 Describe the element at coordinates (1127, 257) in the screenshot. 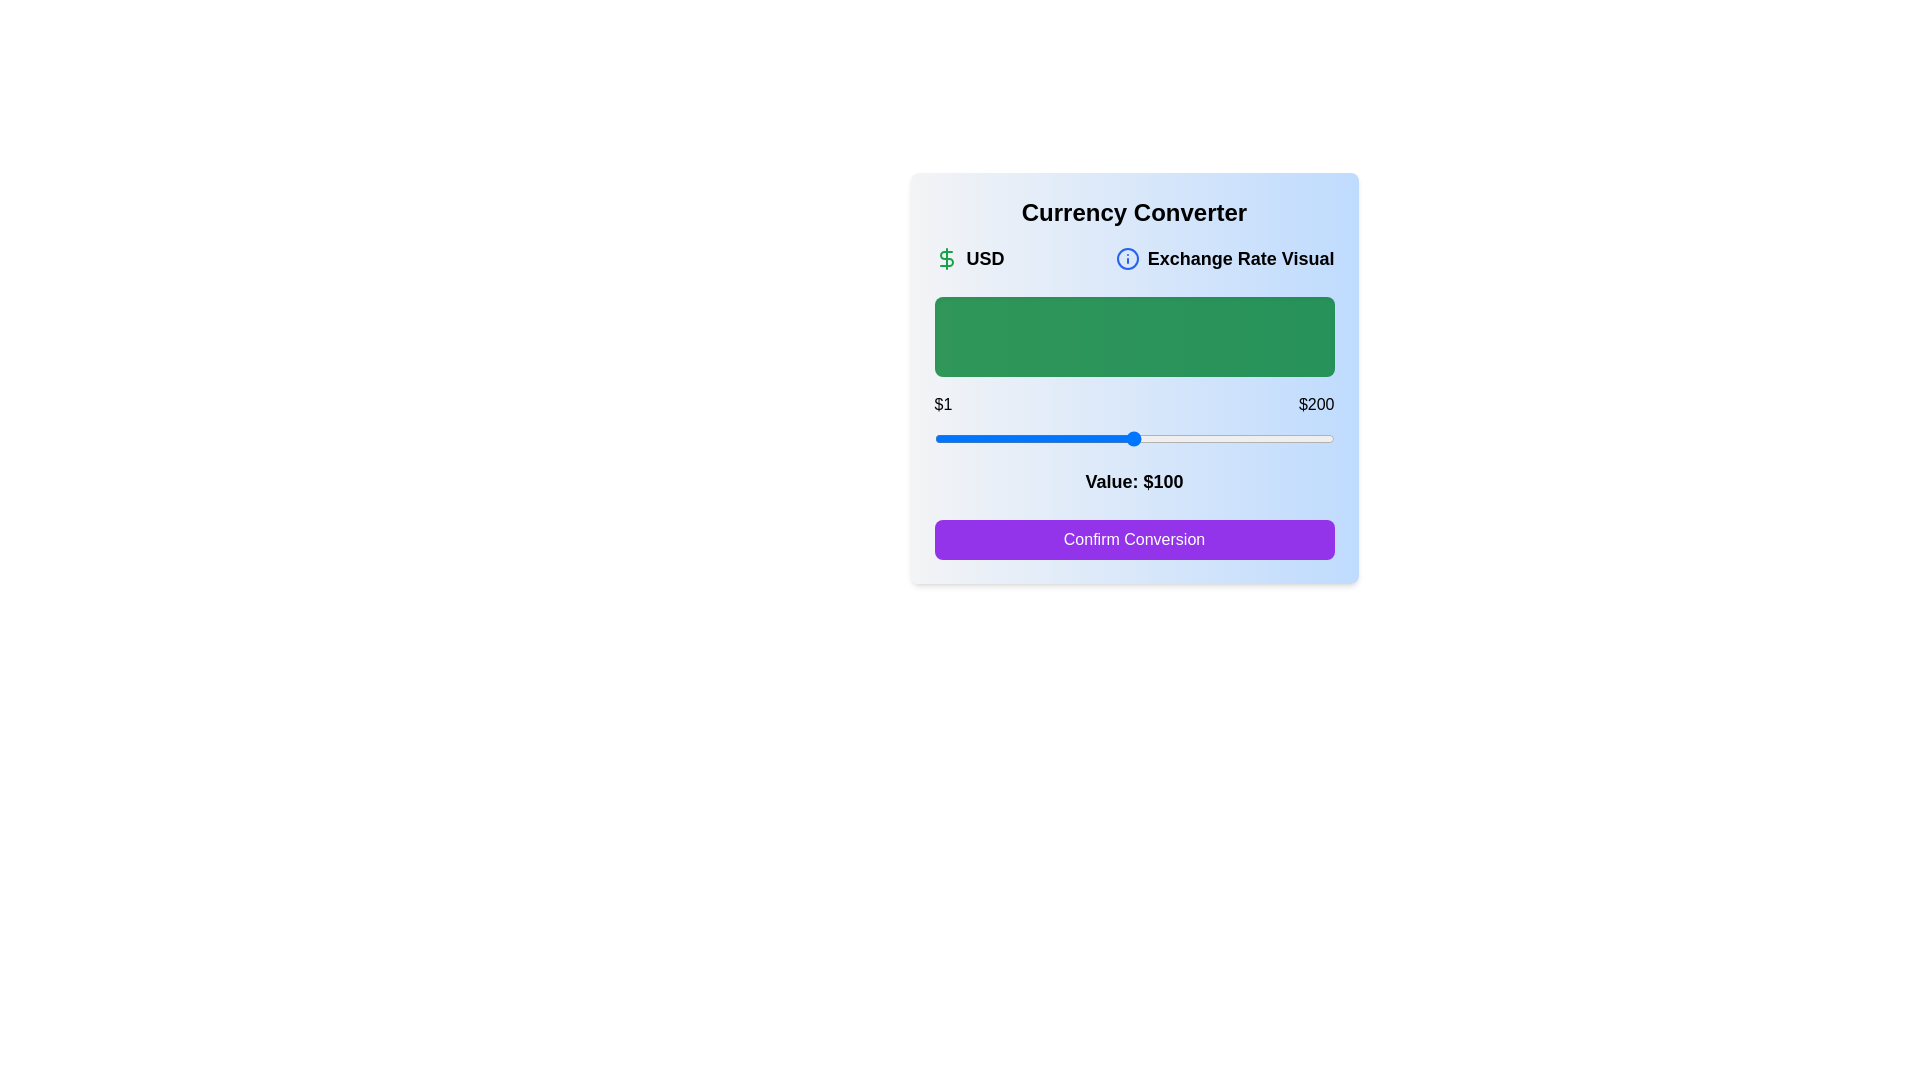

I see `the informational icon to display the tooltip about the exchange rate visual` at that location.